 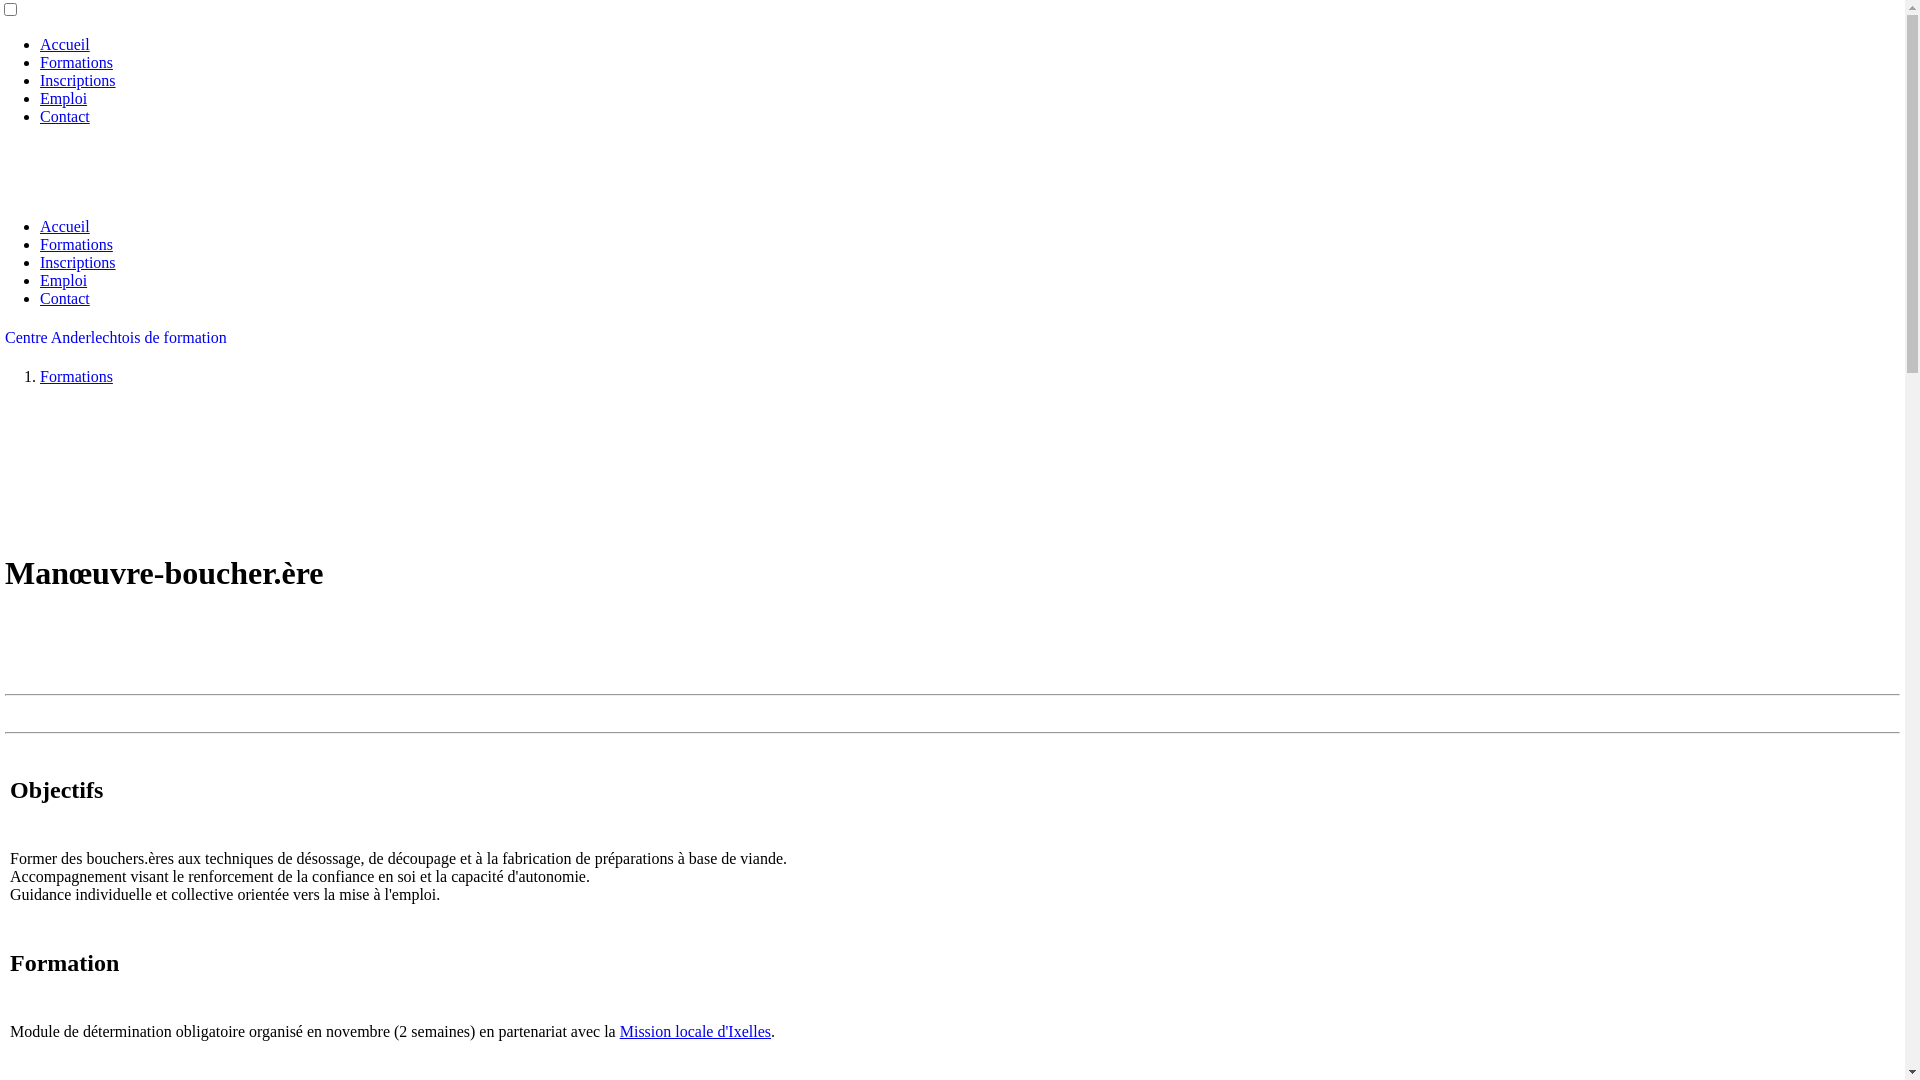 What do you see at coordinates (77, 79) in the screenshot?
I see `'Inscriptions'` at bounding box center [77, 79].